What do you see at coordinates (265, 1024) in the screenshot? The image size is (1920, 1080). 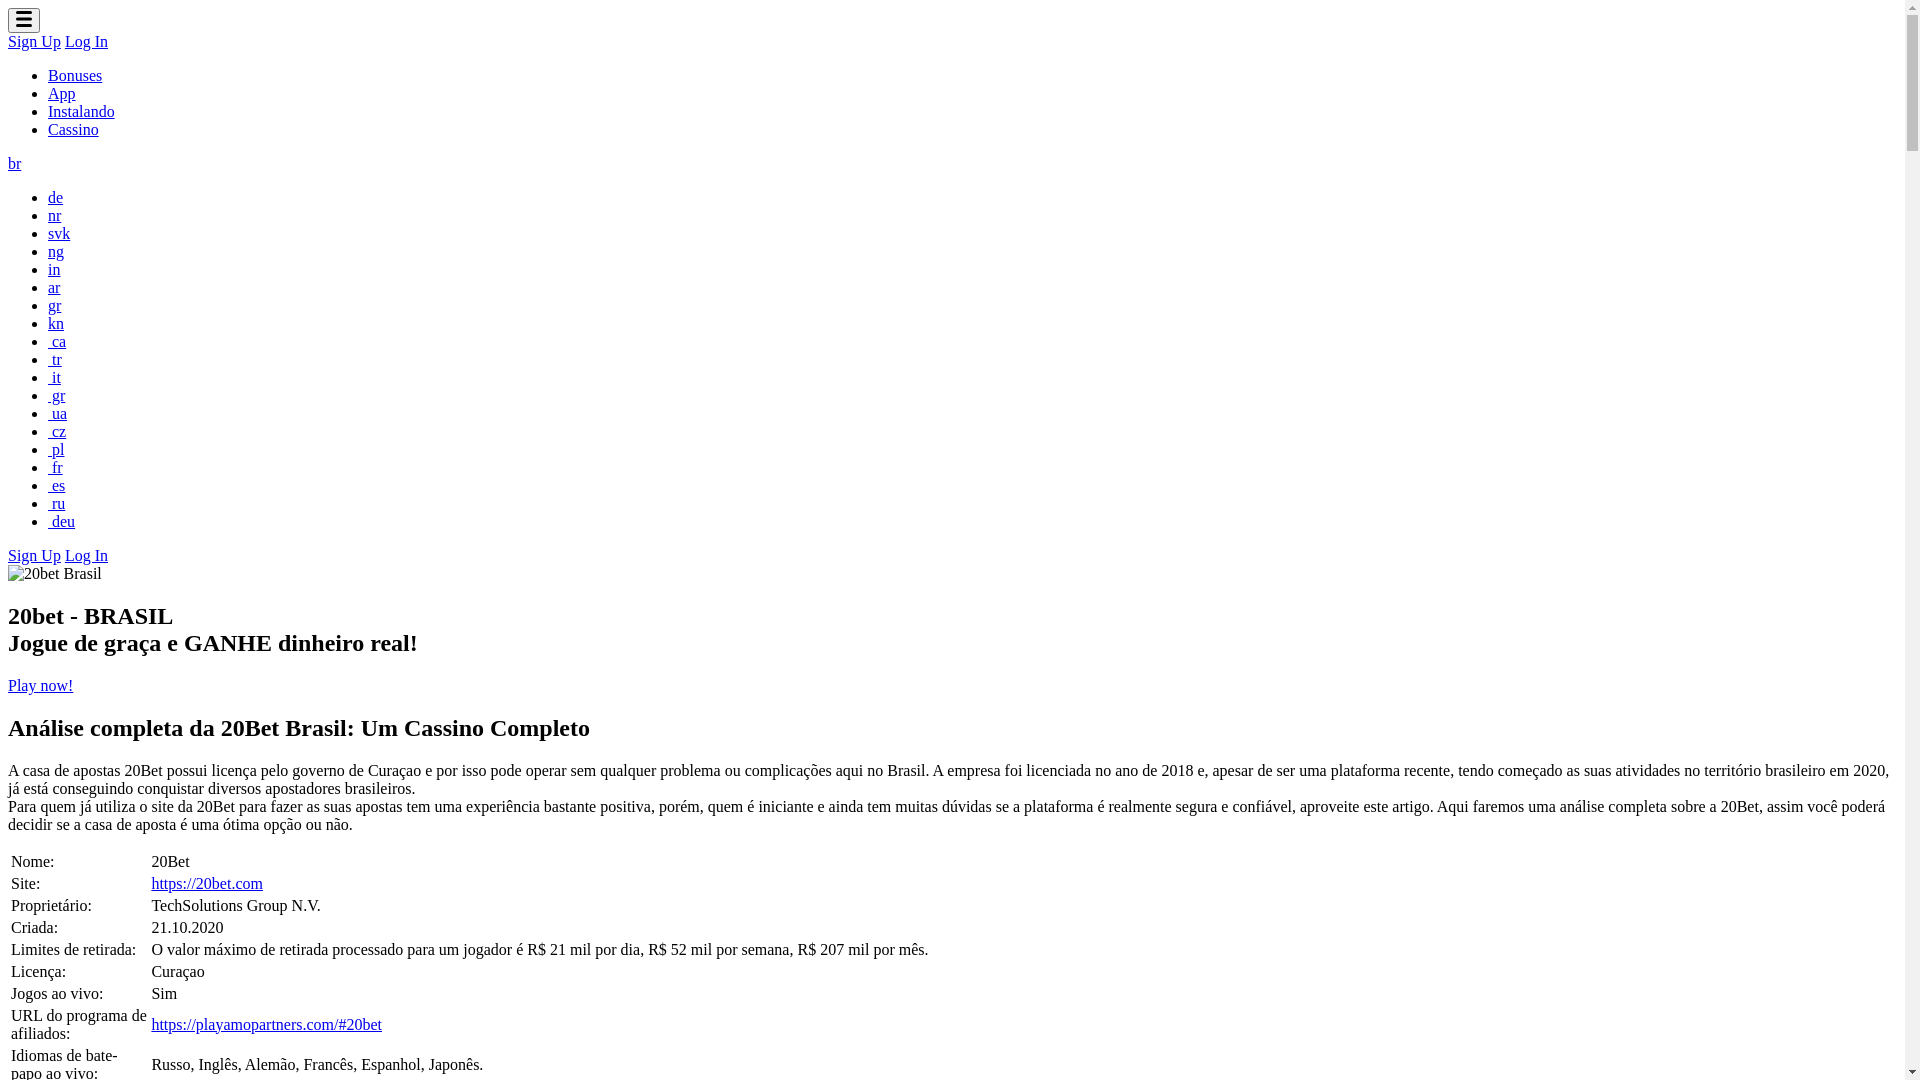 I see `'https://playamopartners.com/#20bet'` at bounding box center [265, 1024].